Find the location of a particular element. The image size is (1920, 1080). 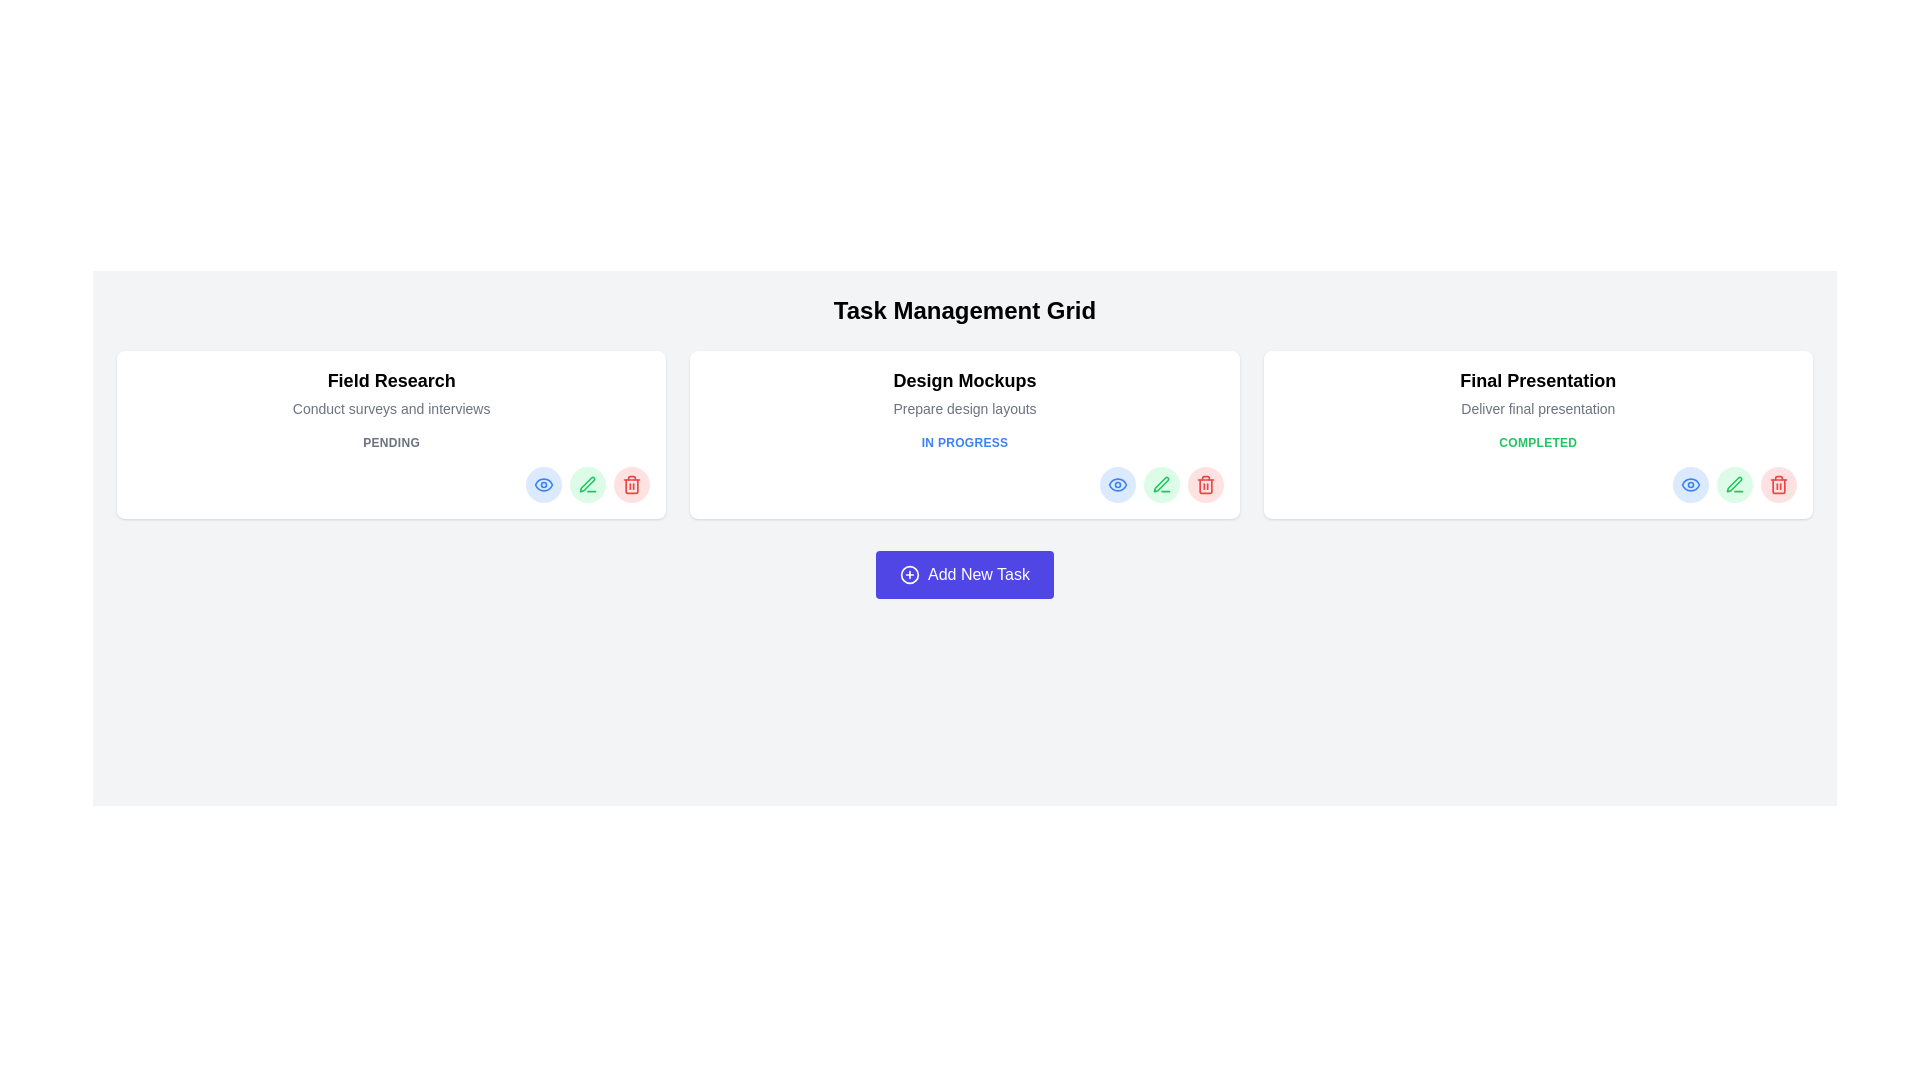

the text label reading 'In Progress', which is styled in uppercase blue bold font and located in the second task card labeled 'Design Mockups', positioned between the description 'Prepare design layouts' and a group of interactive icons is located at coordinates (964, 442).